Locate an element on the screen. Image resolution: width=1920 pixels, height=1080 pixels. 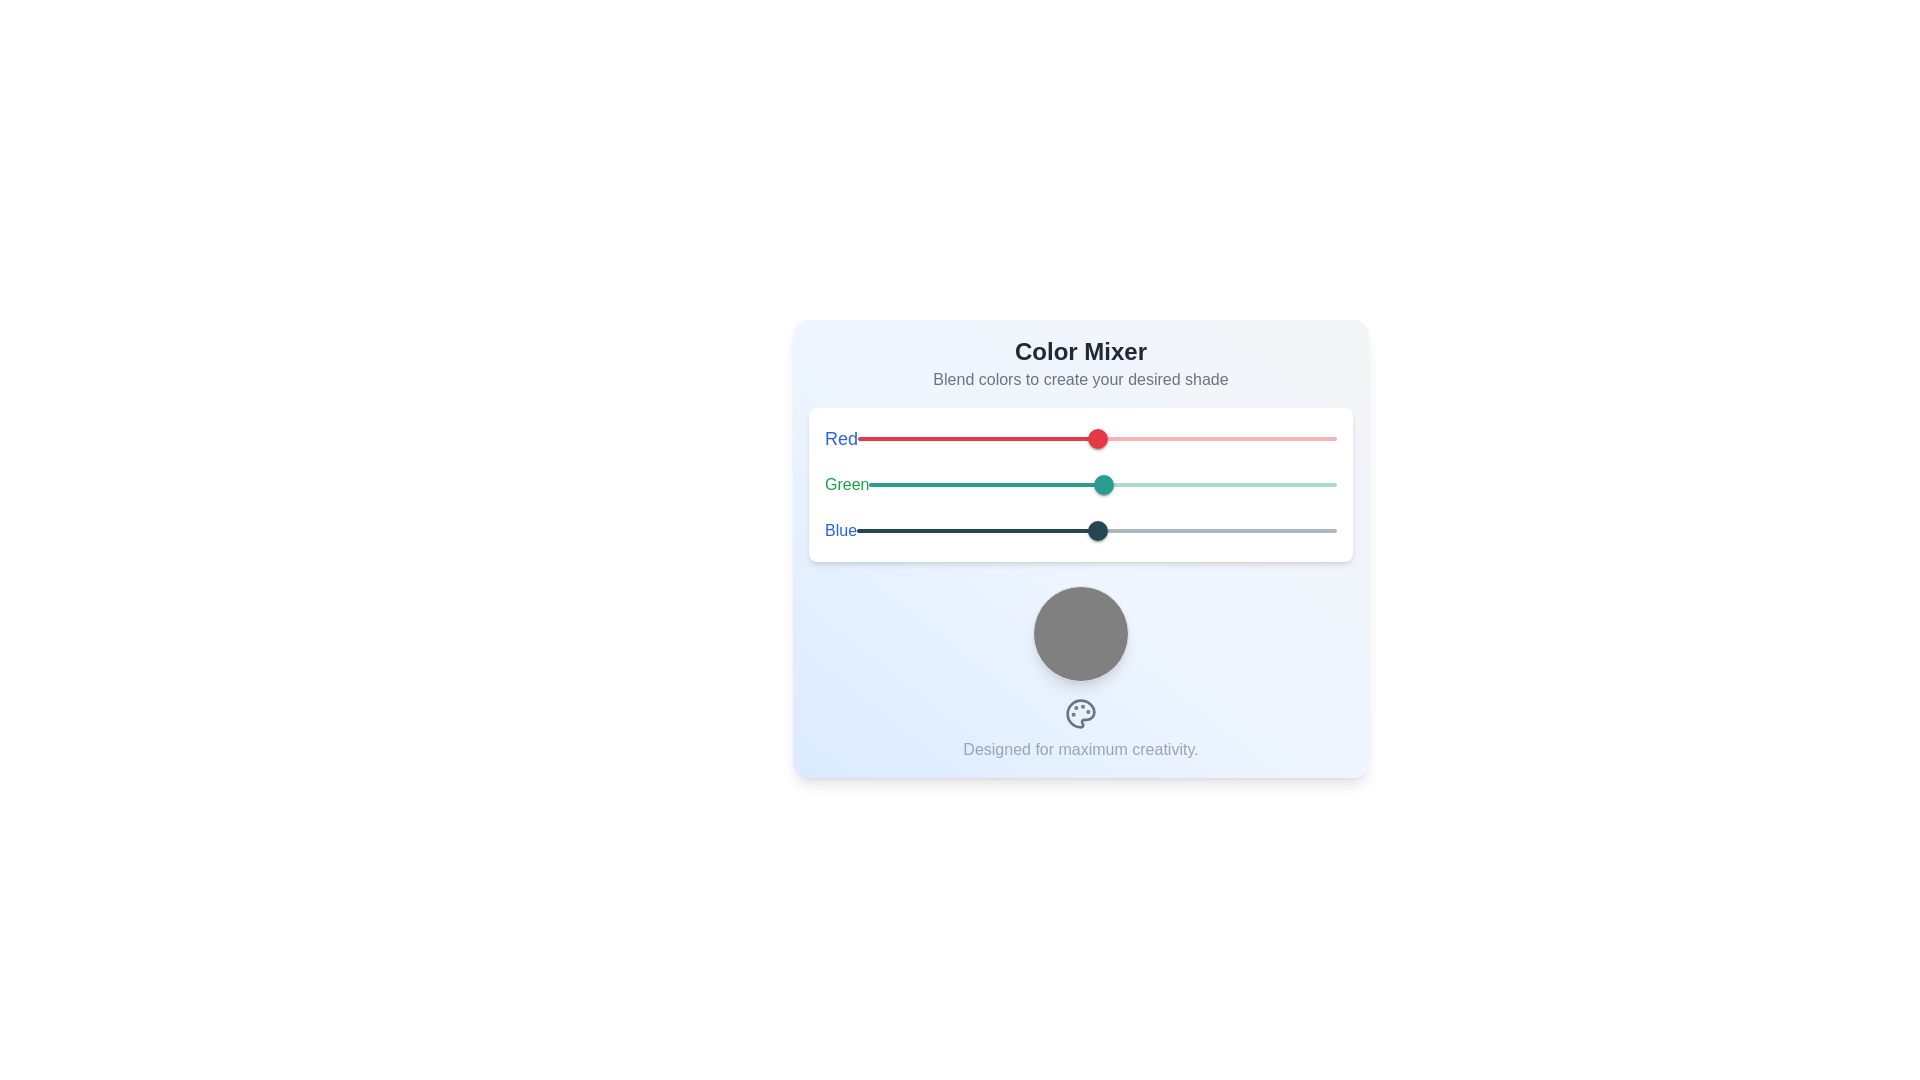
the red value is located at coordinates (1032, 438).